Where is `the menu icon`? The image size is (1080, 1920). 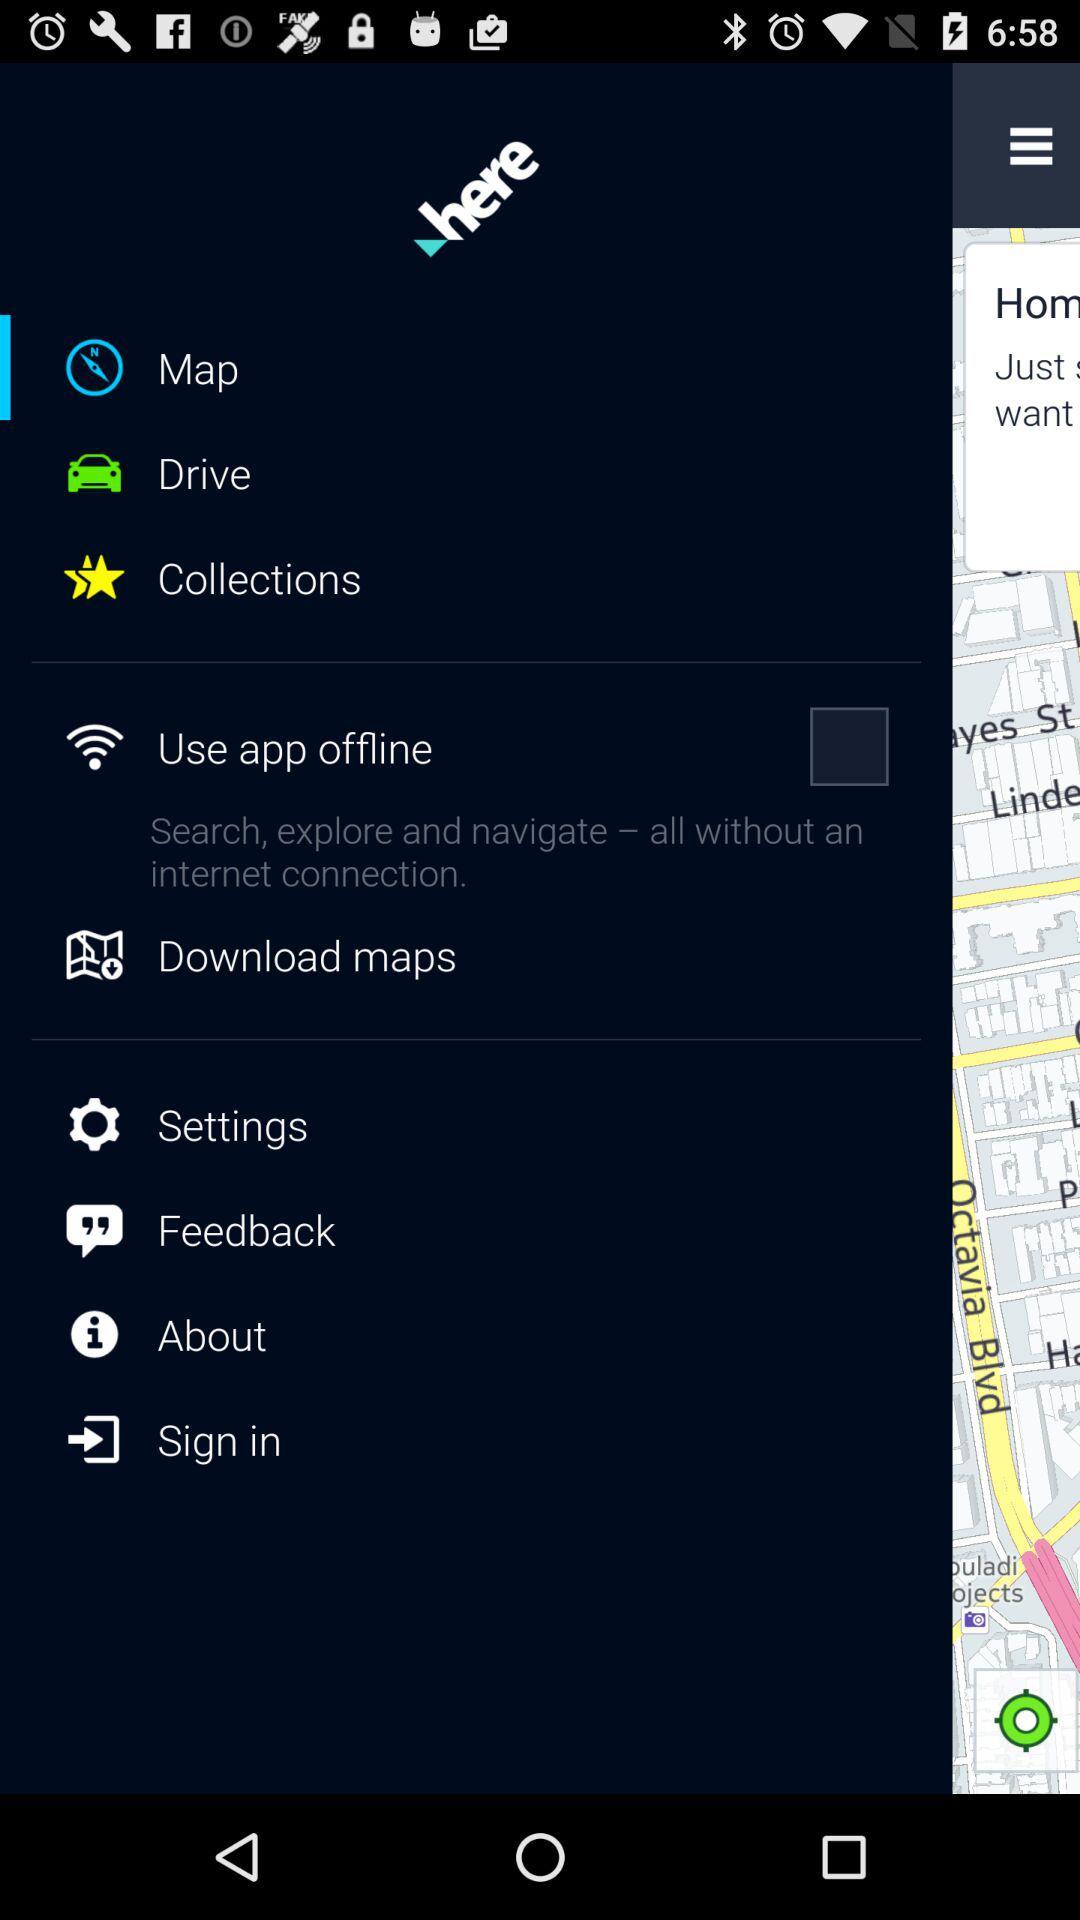 the menu icon is located at coordinates (1031, 154).